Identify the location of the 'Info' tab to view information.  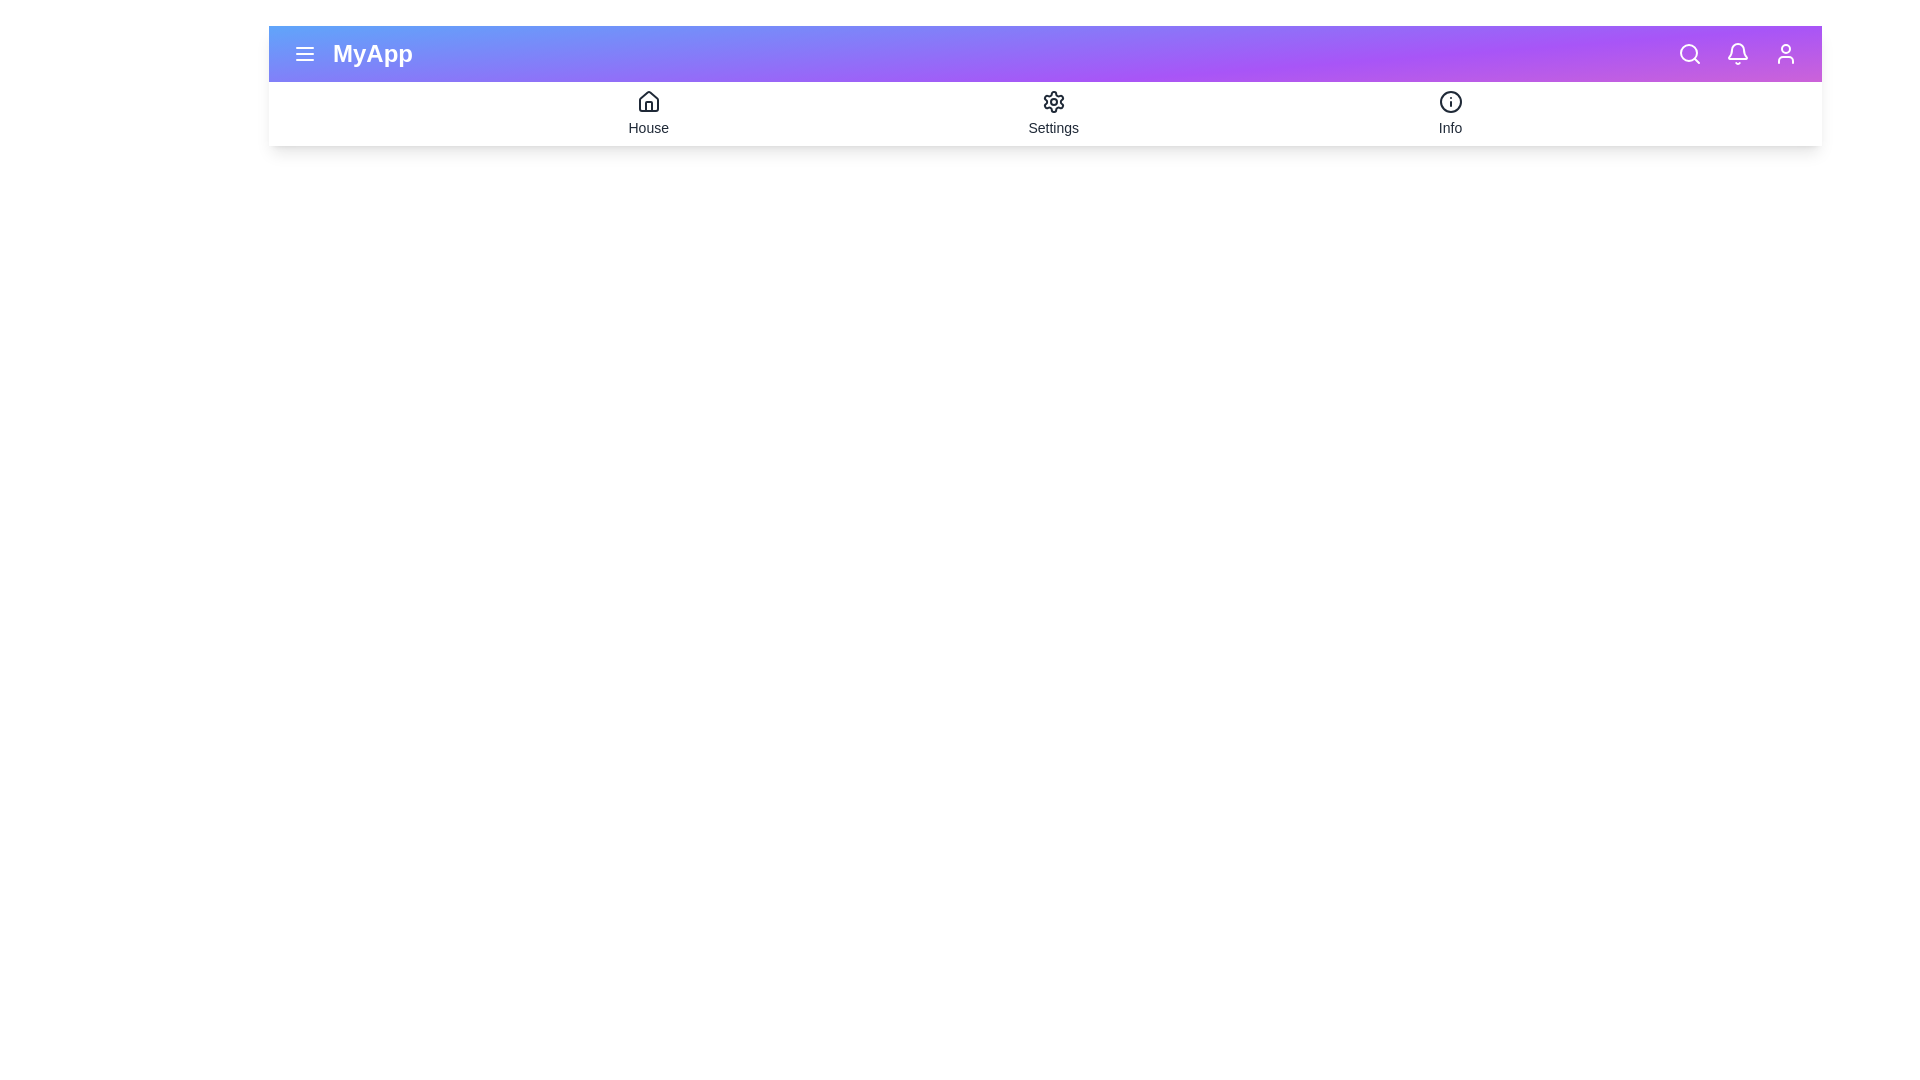
(1449, 114).